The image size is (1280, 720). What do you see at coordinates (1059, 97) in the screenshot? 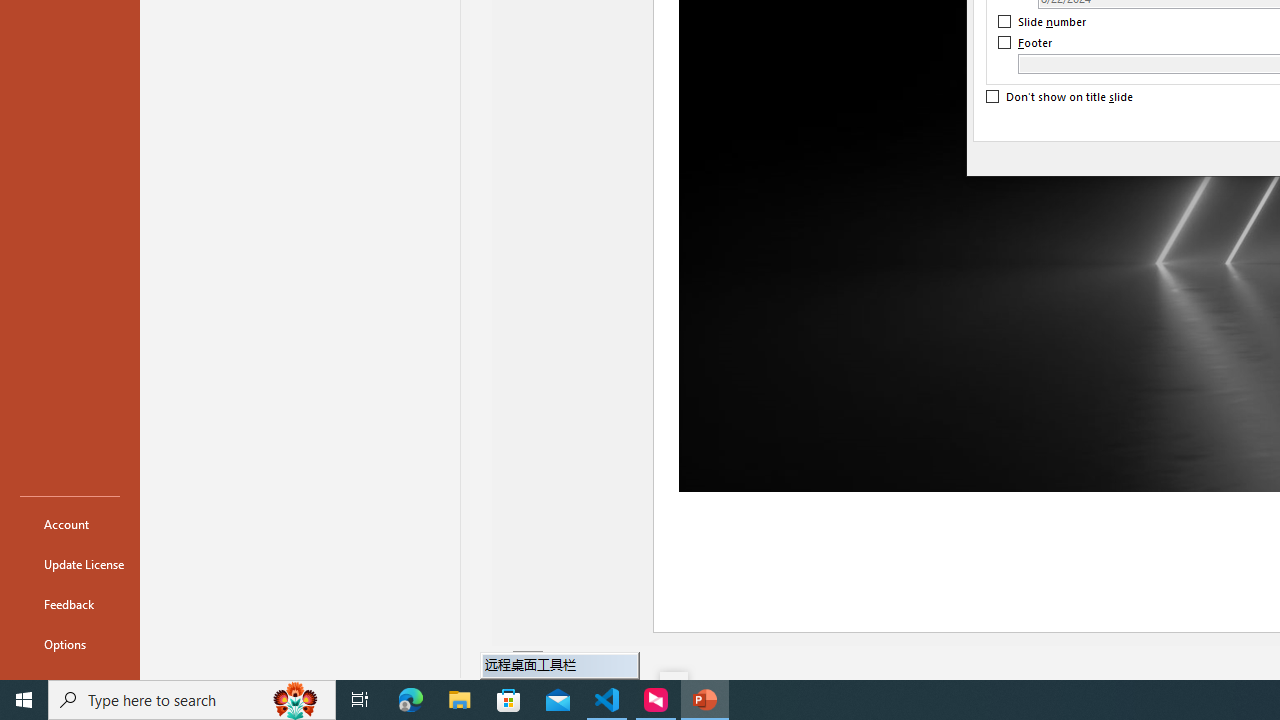
I see `'Don'` at bounding box center [1059, 97].